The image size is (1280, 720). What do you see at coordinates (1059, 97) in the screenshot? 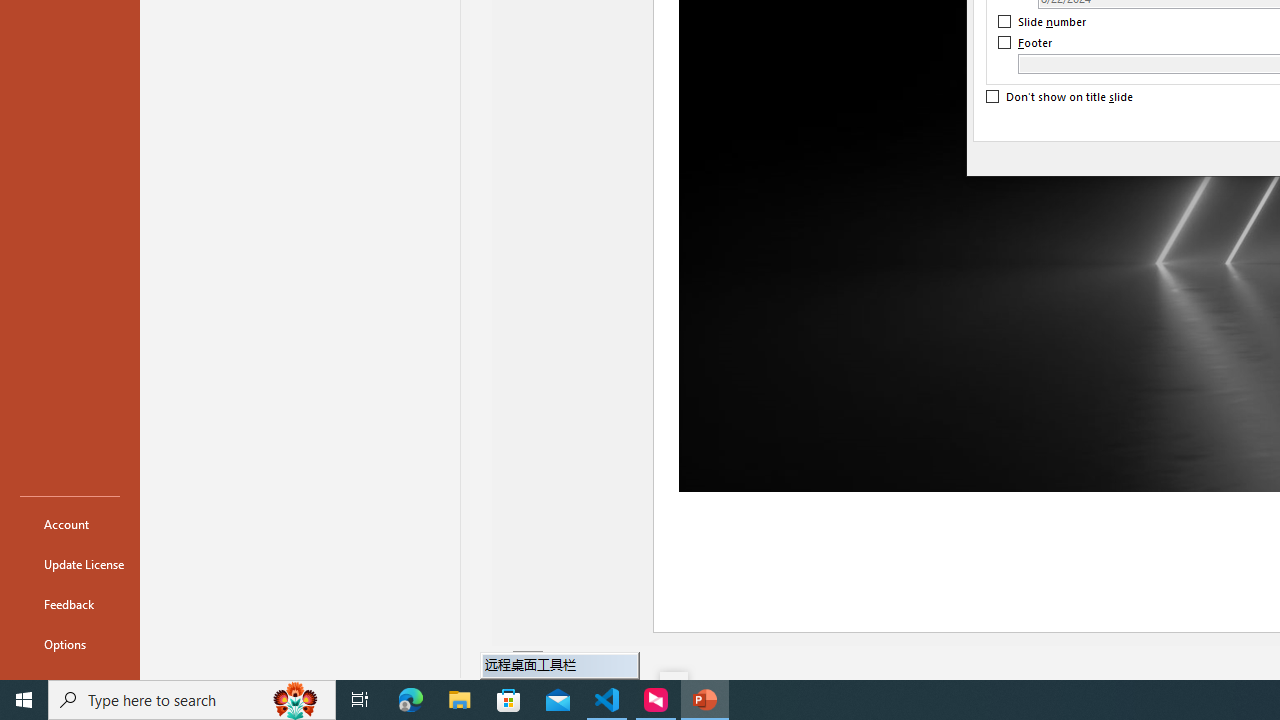
I see `'Don'` at bounding box center [1059, 97].